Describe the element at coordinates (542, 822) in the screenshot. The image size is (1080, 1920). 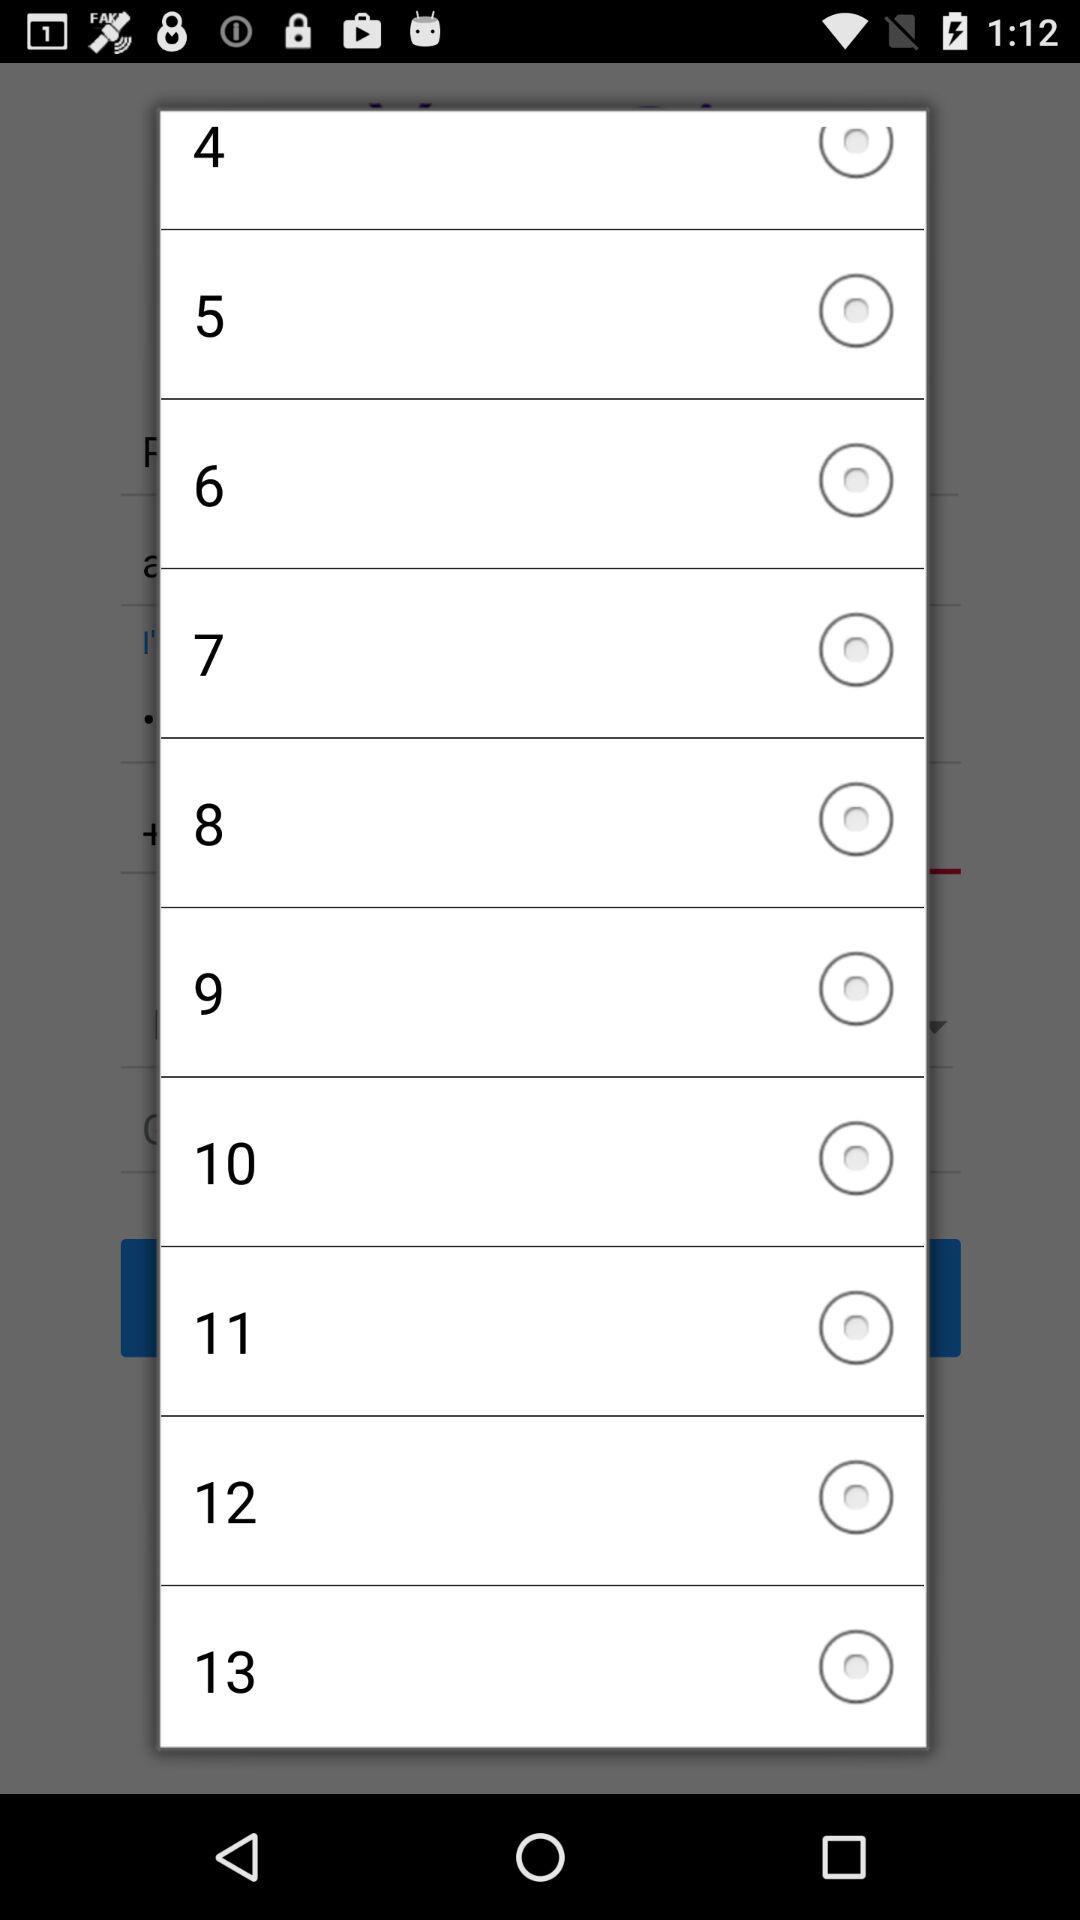
I see `icon below 7 icon` at that location.